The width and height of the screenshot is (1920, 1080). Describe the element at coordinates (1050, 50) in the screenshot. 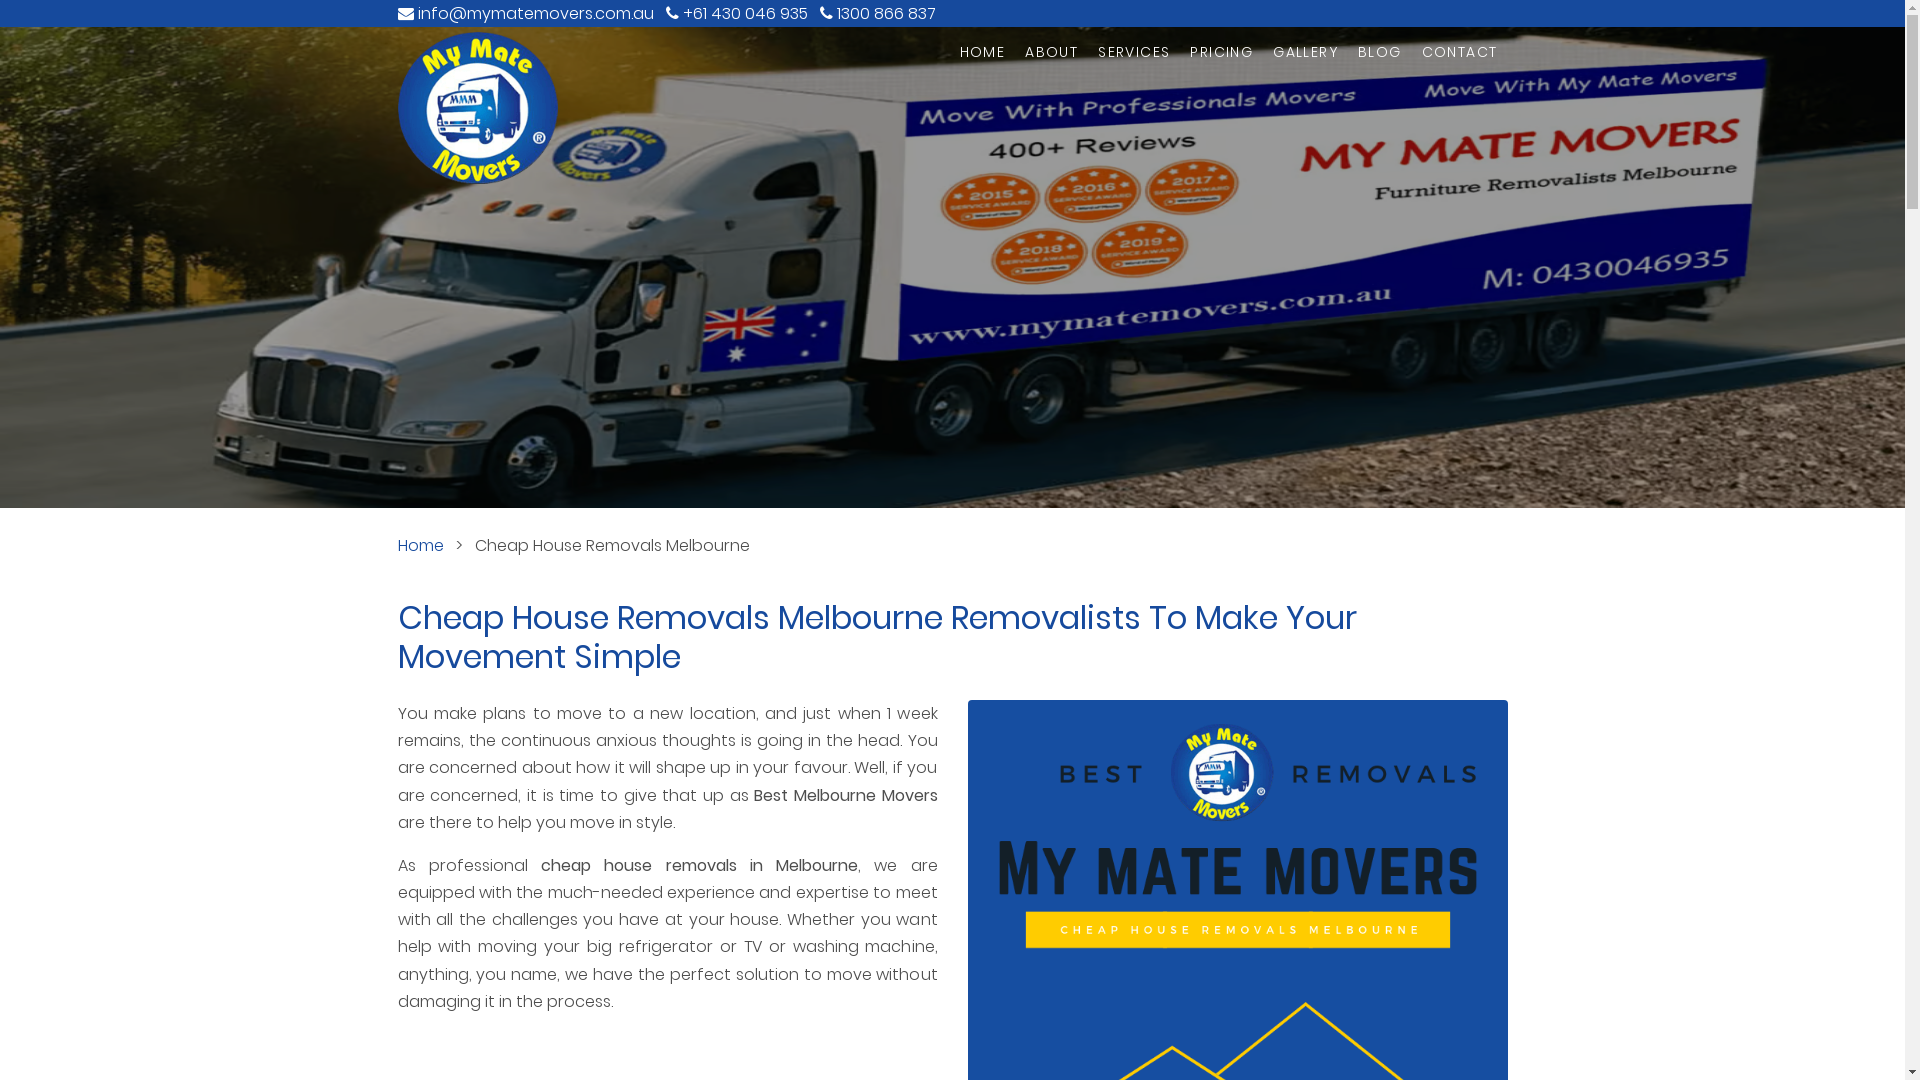

I see `'ABOUT'` at that location.